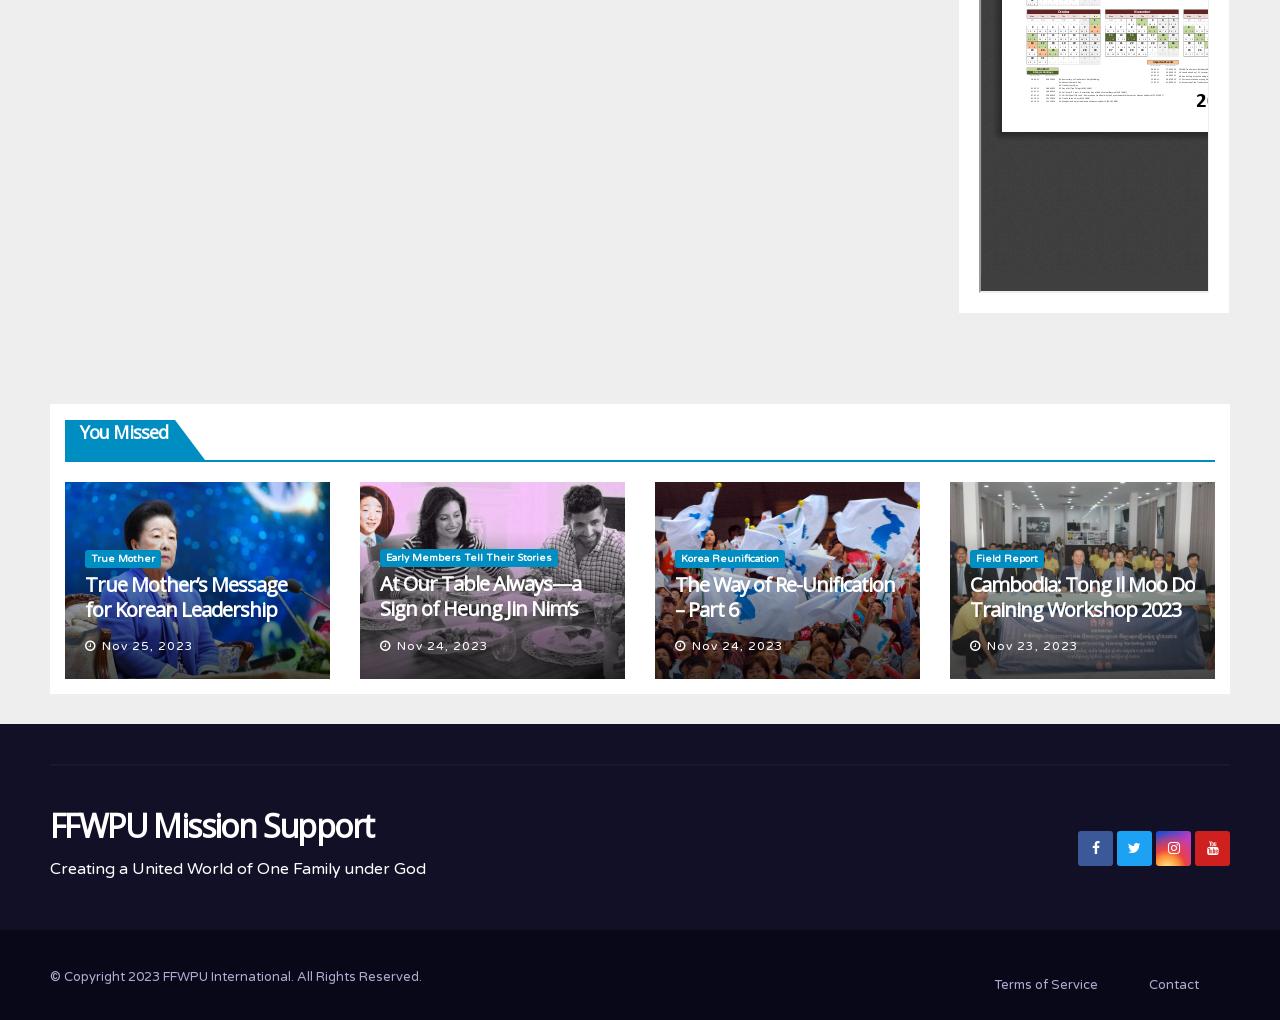 Image resolution: width=1280 pixels, height=1020 pixels. I want to click on 'True Mother’s Message for Korean Leadership', so click(185, 596).